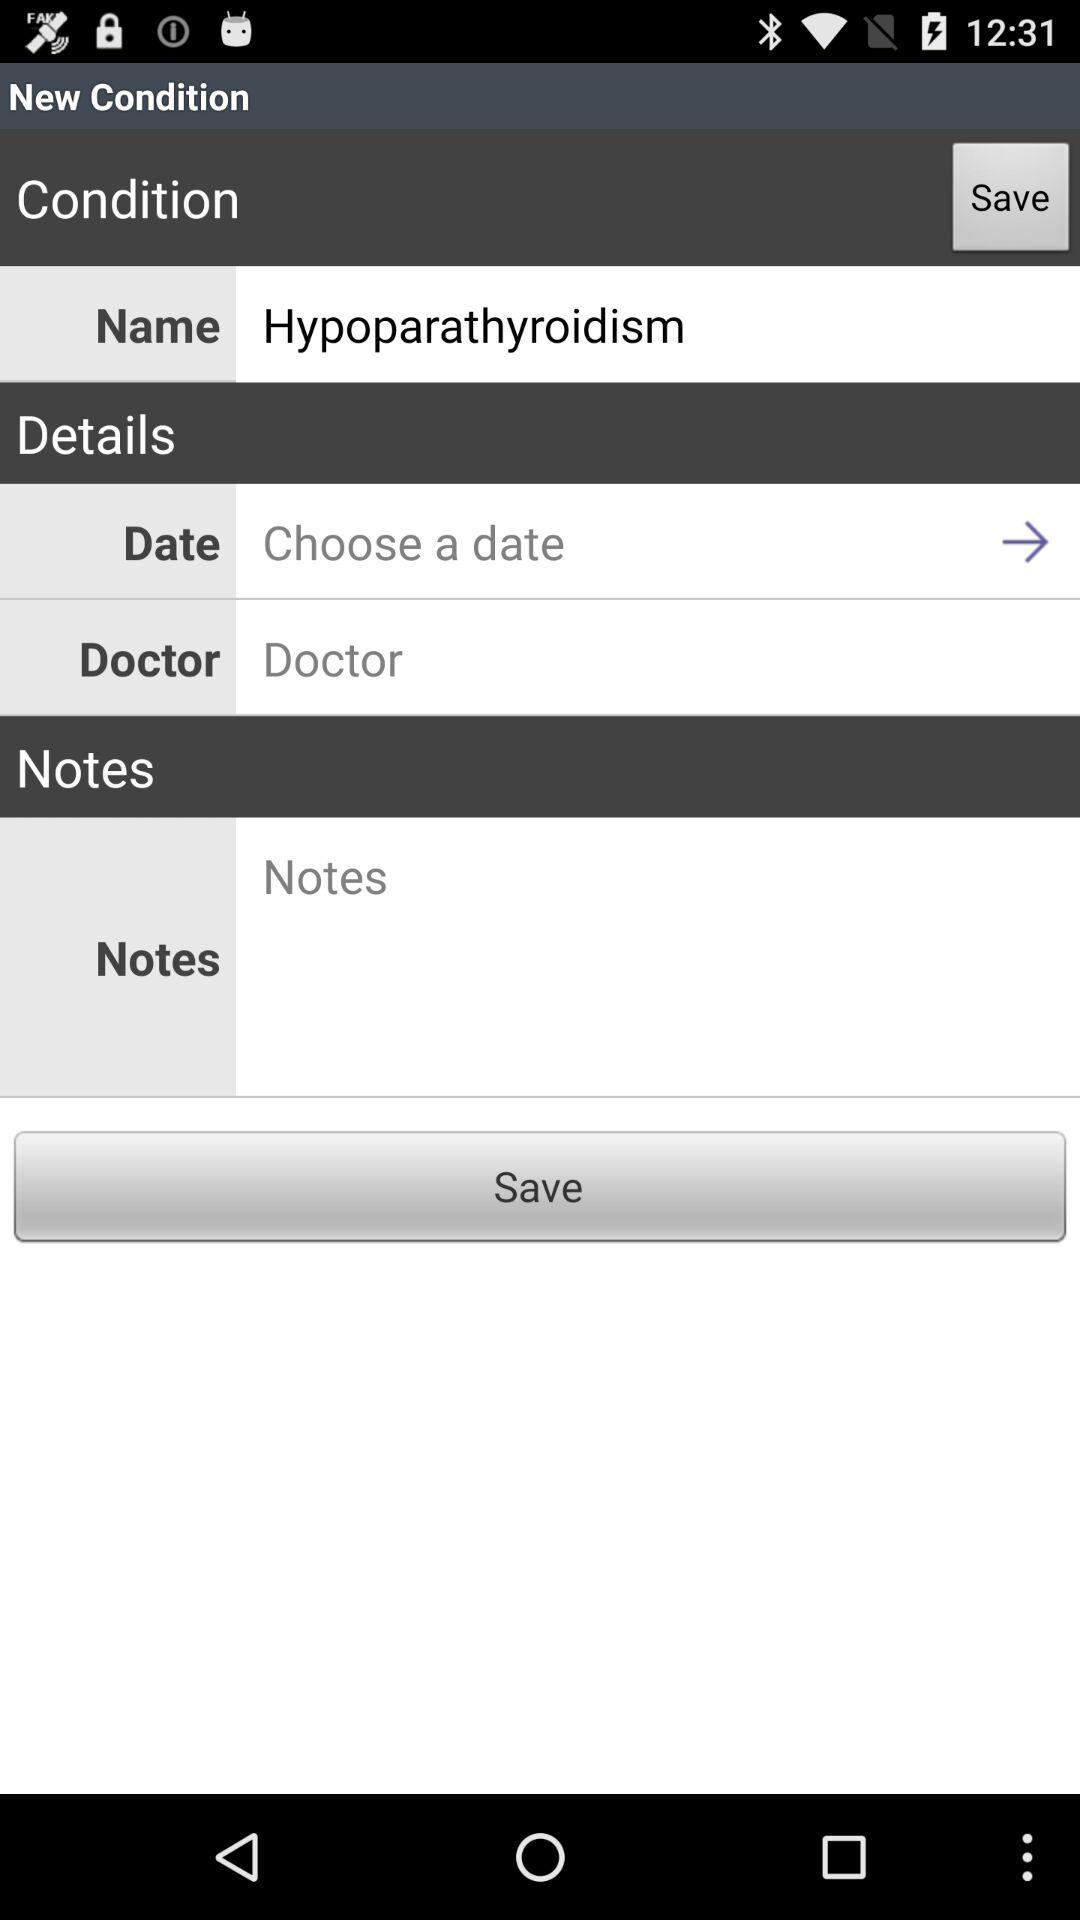  What do you see at coordinates (658, 658) in the screenshot?
I see `doctor` at bounding box center [658, 658].